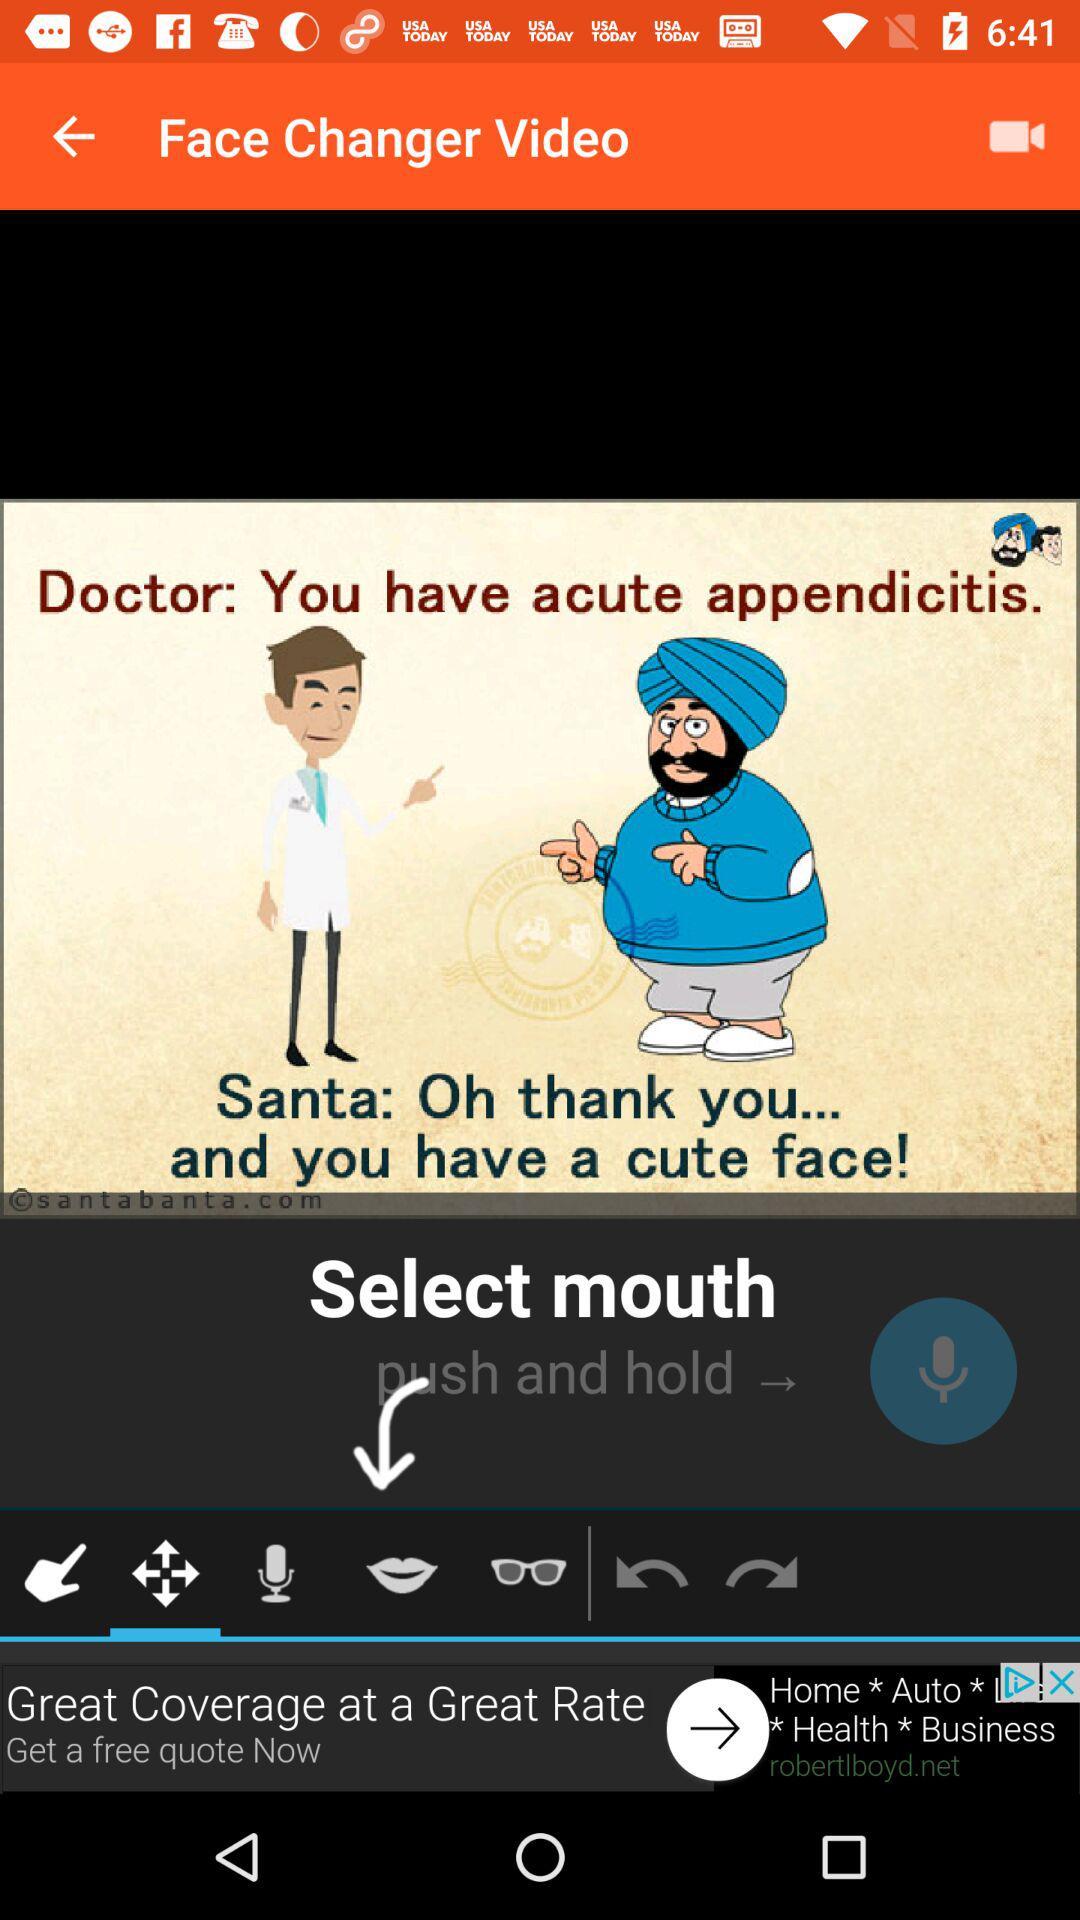 This screenshot has width=1080, height=1920. What do you see at coordinates (761, 1572) in the screenshot?
I see `the redo icon` at bounding box center [761, 1572].